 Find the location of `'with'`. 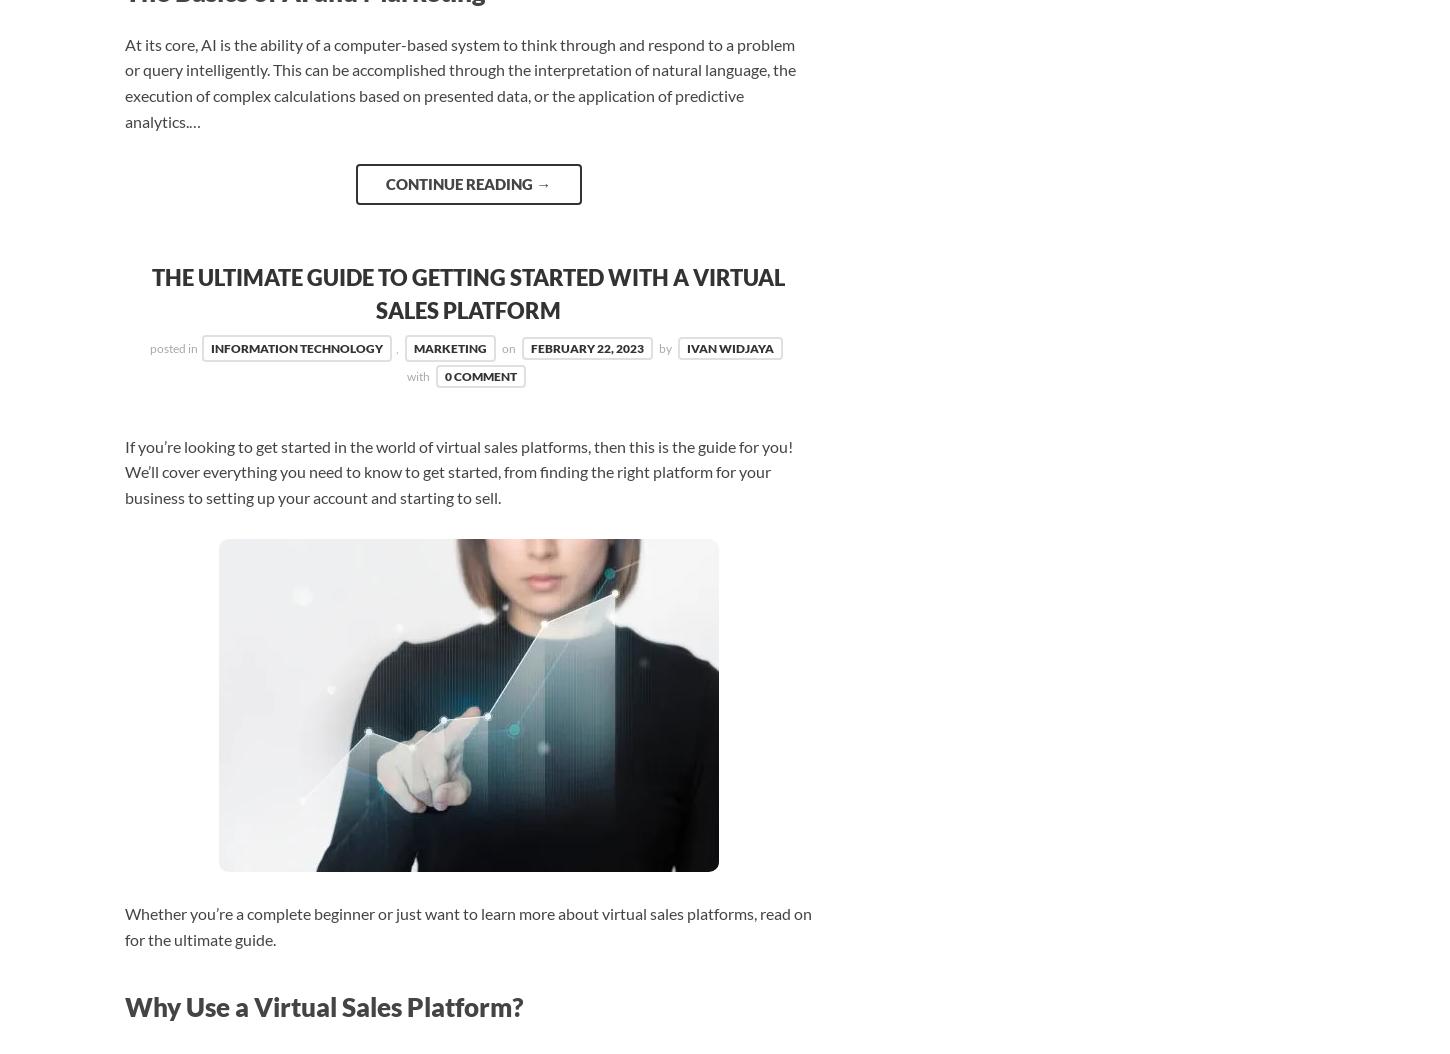

'with' is located at coordinates (418, 375).